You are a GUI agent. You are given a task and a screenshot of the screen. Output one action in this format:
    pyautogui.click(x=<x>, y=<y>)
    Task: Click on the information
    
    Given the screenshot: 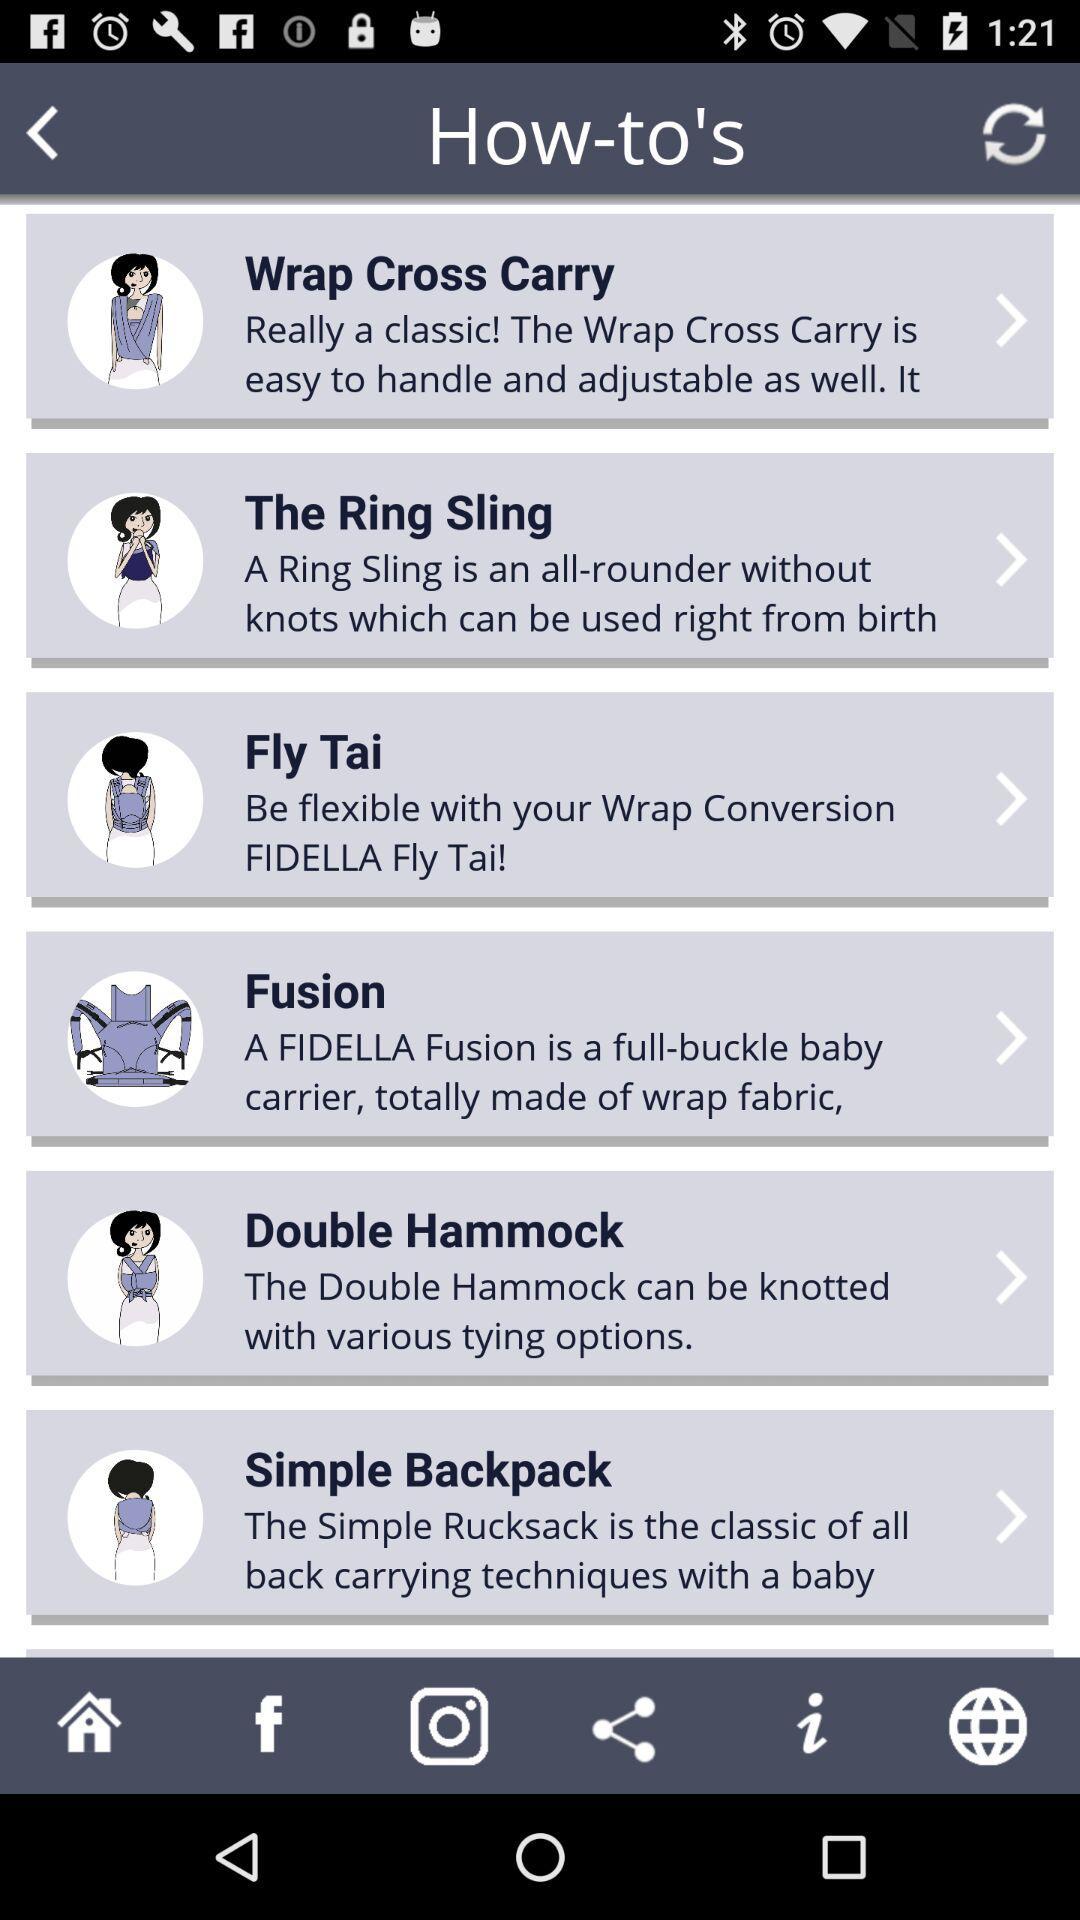 What is the action you would take?
    pyautogui.click(x=810, y=1724)
    